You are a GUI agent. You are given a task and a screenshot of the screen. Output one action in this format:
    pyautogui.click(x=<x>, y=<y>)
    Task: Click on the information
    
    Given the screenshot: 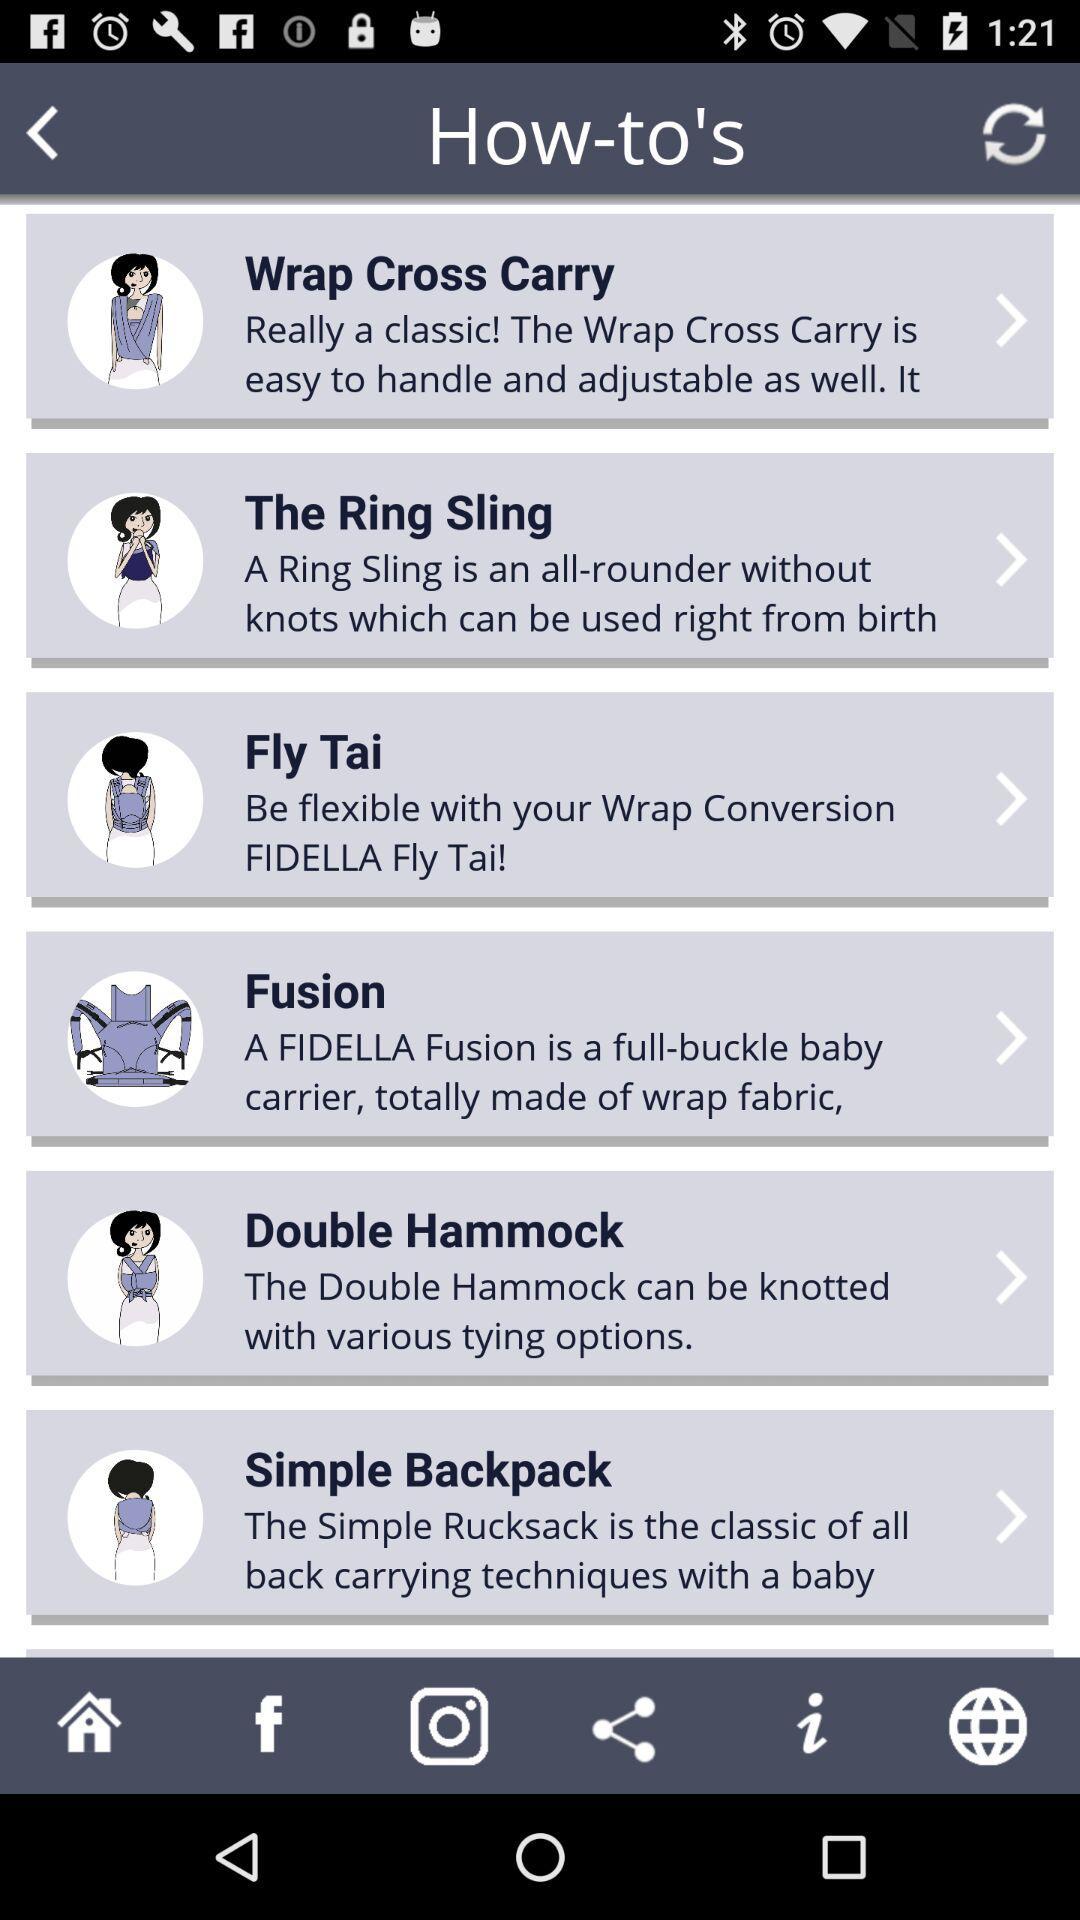 What is the action you would take?
    pyautogui.click(x=810, y=1724)
    